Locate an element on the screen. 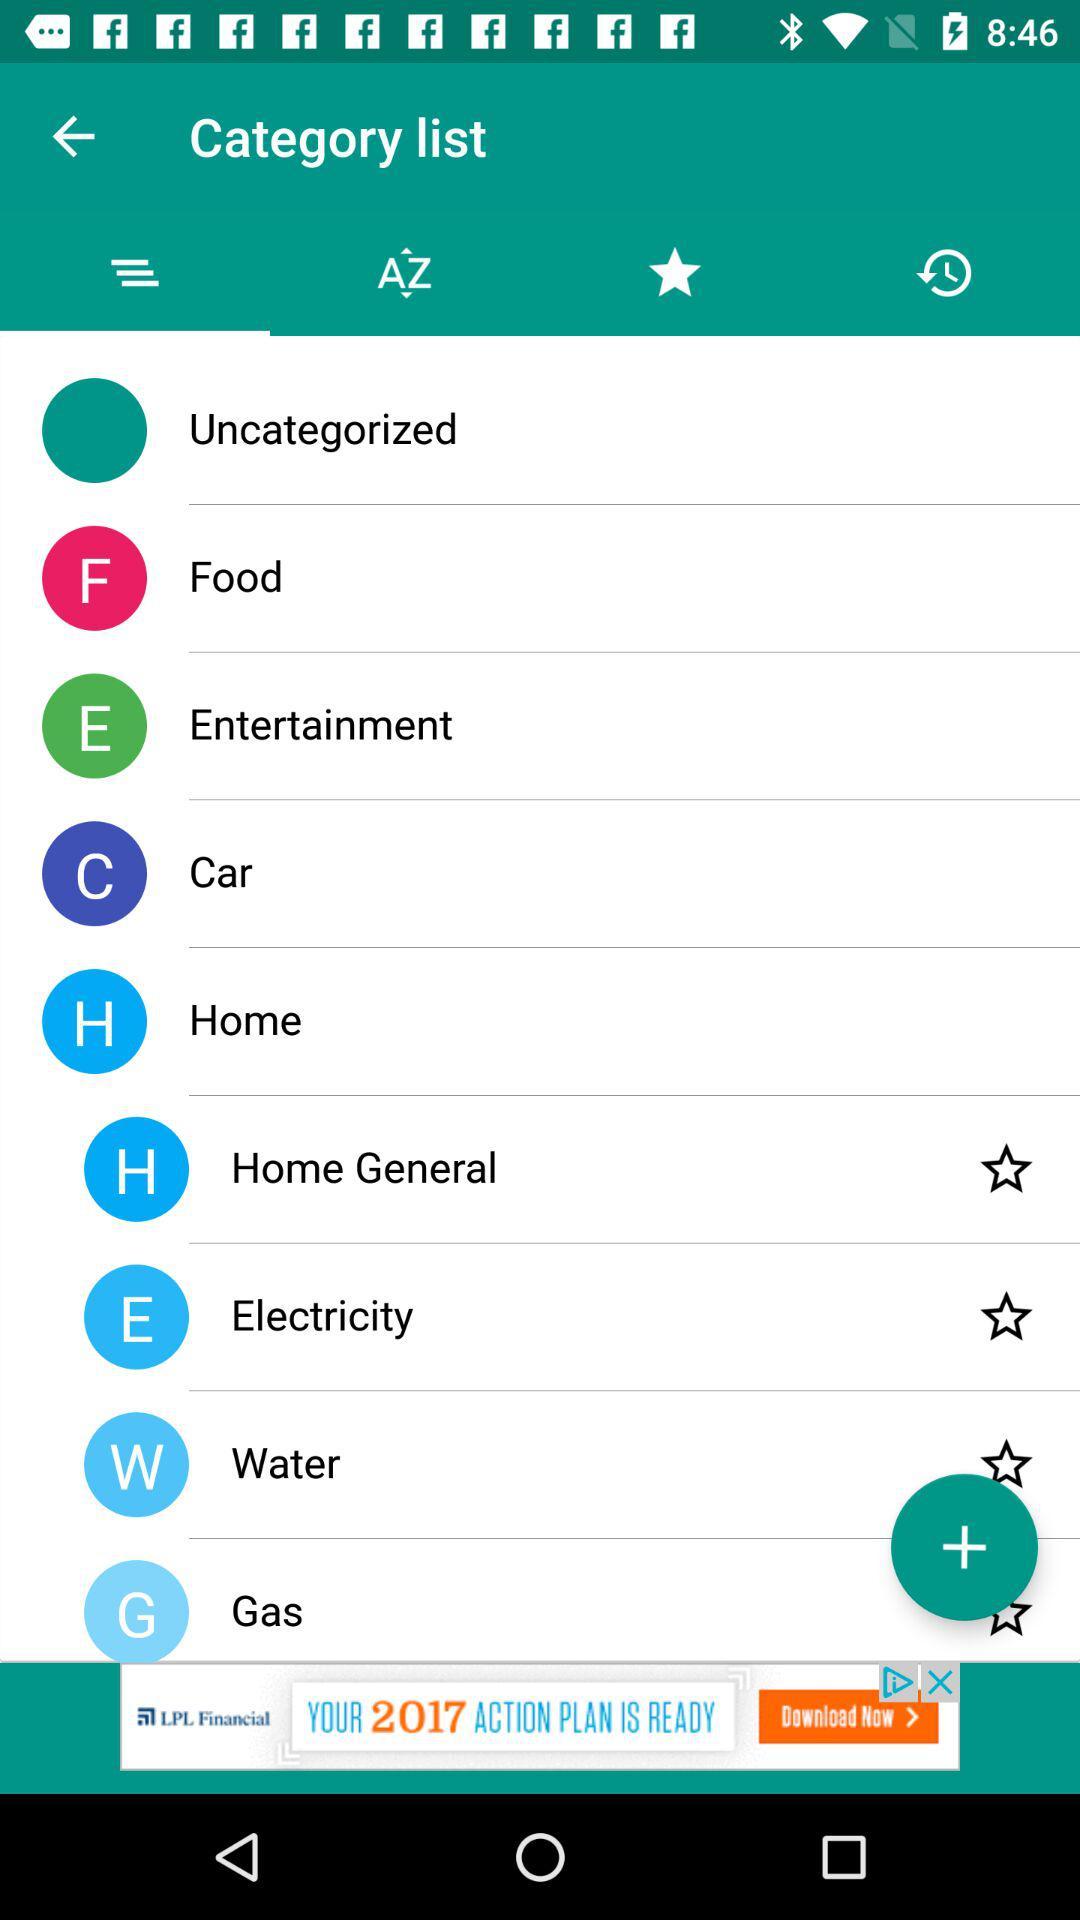 The height and width of the screenshot is (1920, 1080). set as favourite is located at coordinates (1006, 1464).